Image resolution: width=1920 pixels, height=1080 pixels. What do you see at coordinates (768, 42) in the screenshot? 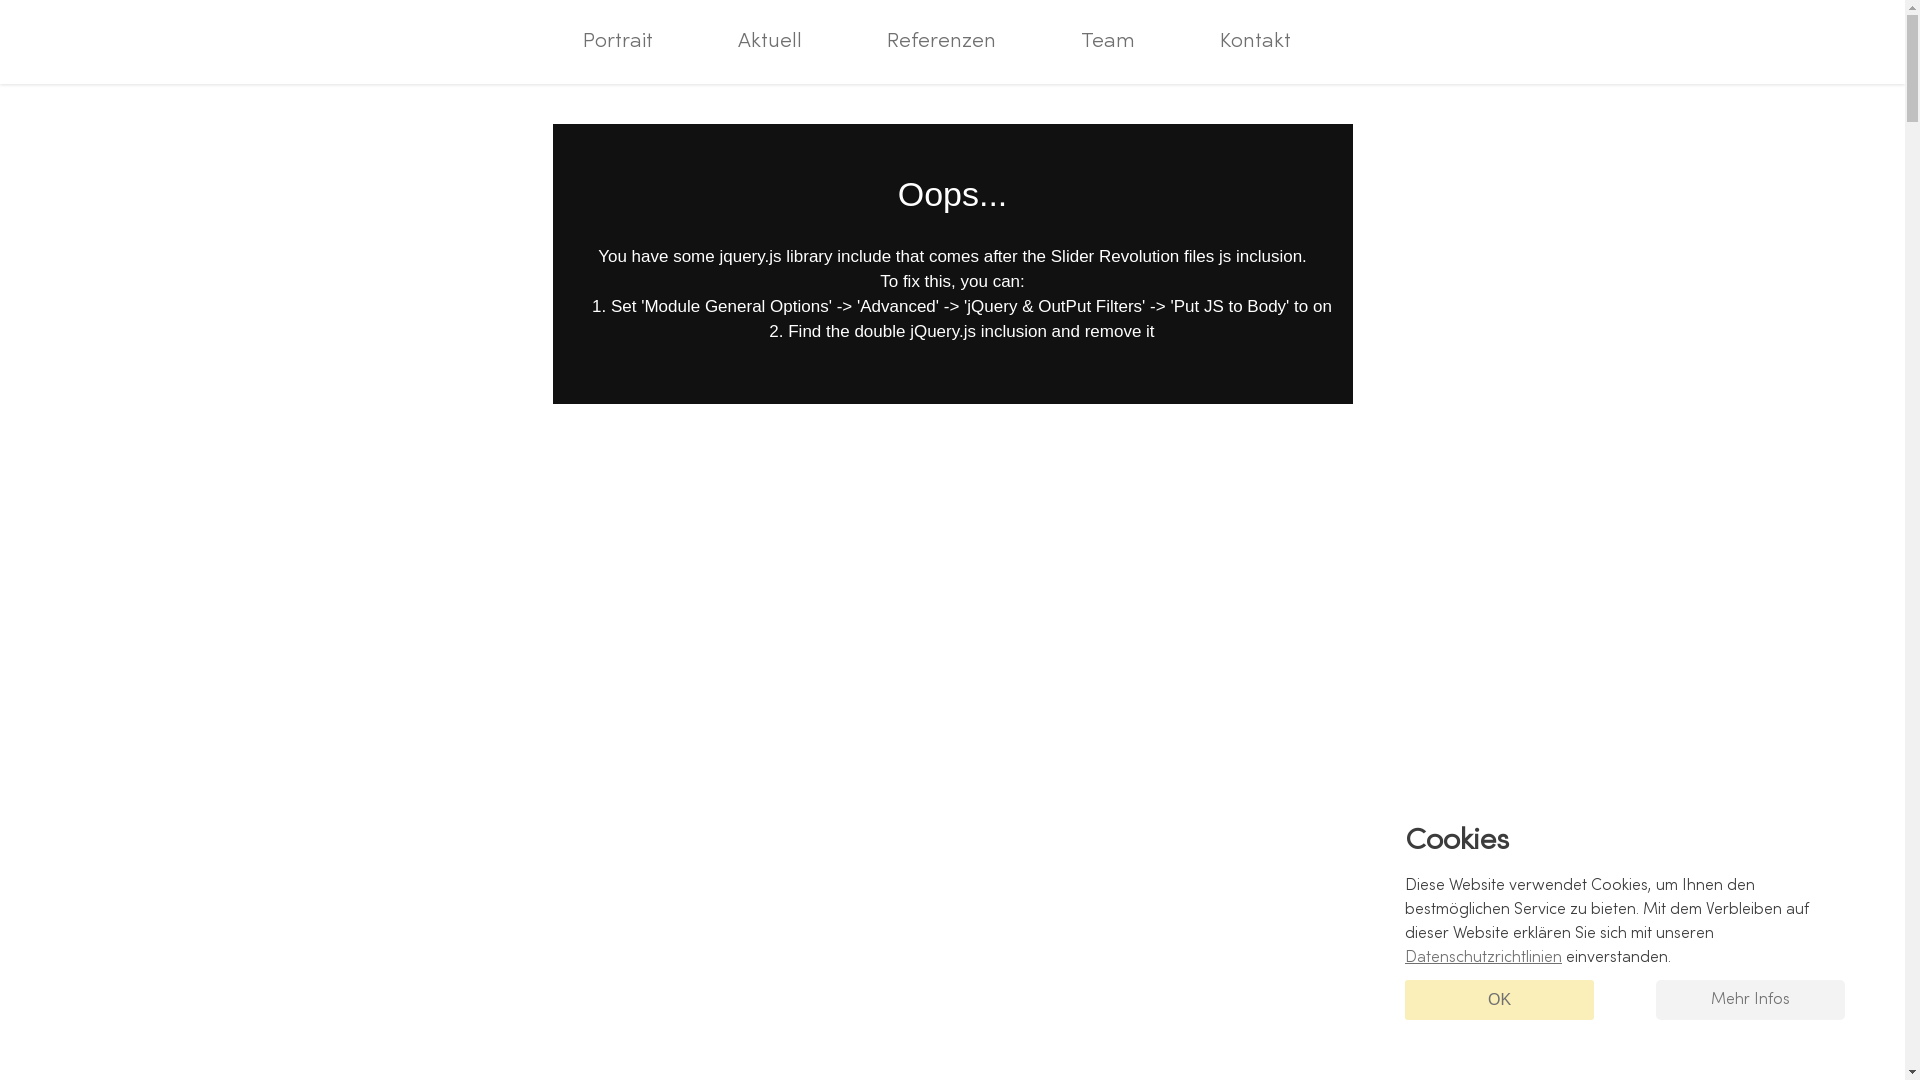
I see `'Aktuell'` at bounding box center [768, 42].